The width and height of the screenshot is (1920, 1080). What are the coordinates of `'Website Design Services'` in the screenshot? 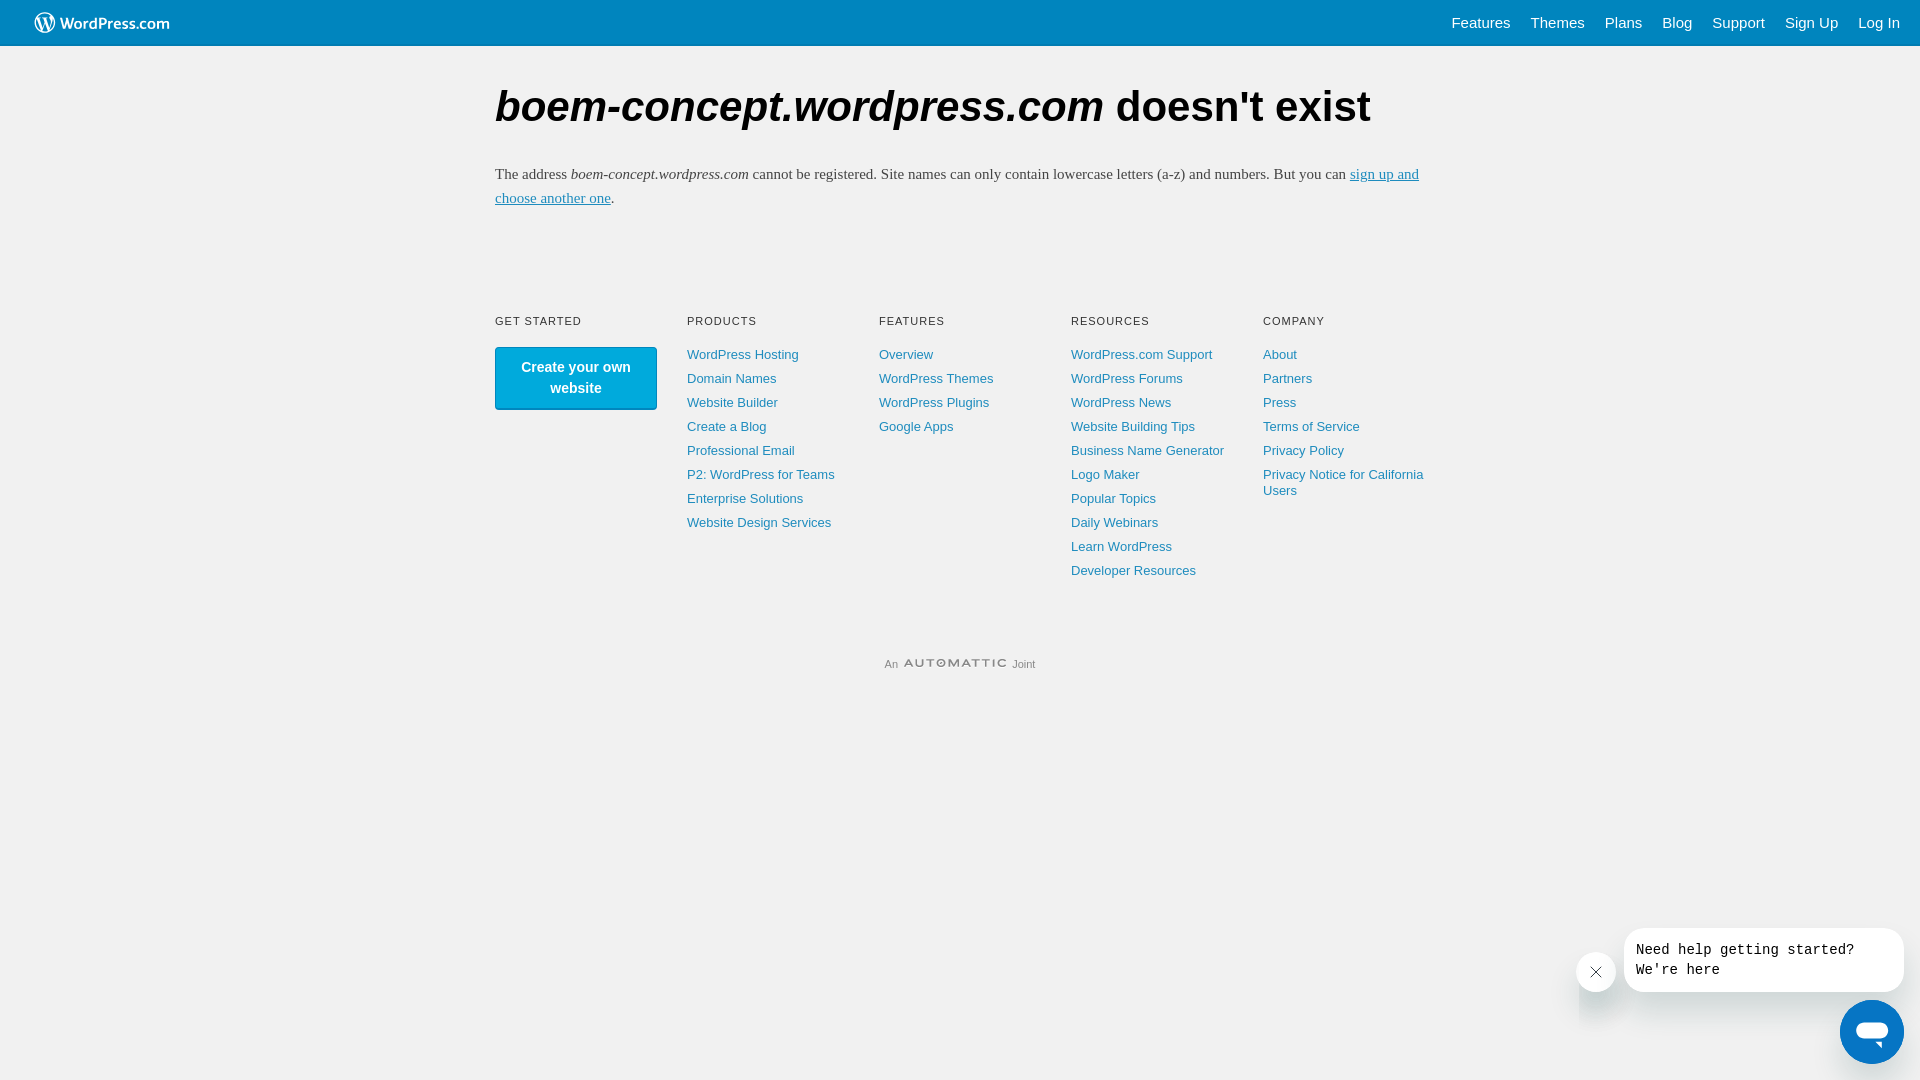 It's located at (757, 521).